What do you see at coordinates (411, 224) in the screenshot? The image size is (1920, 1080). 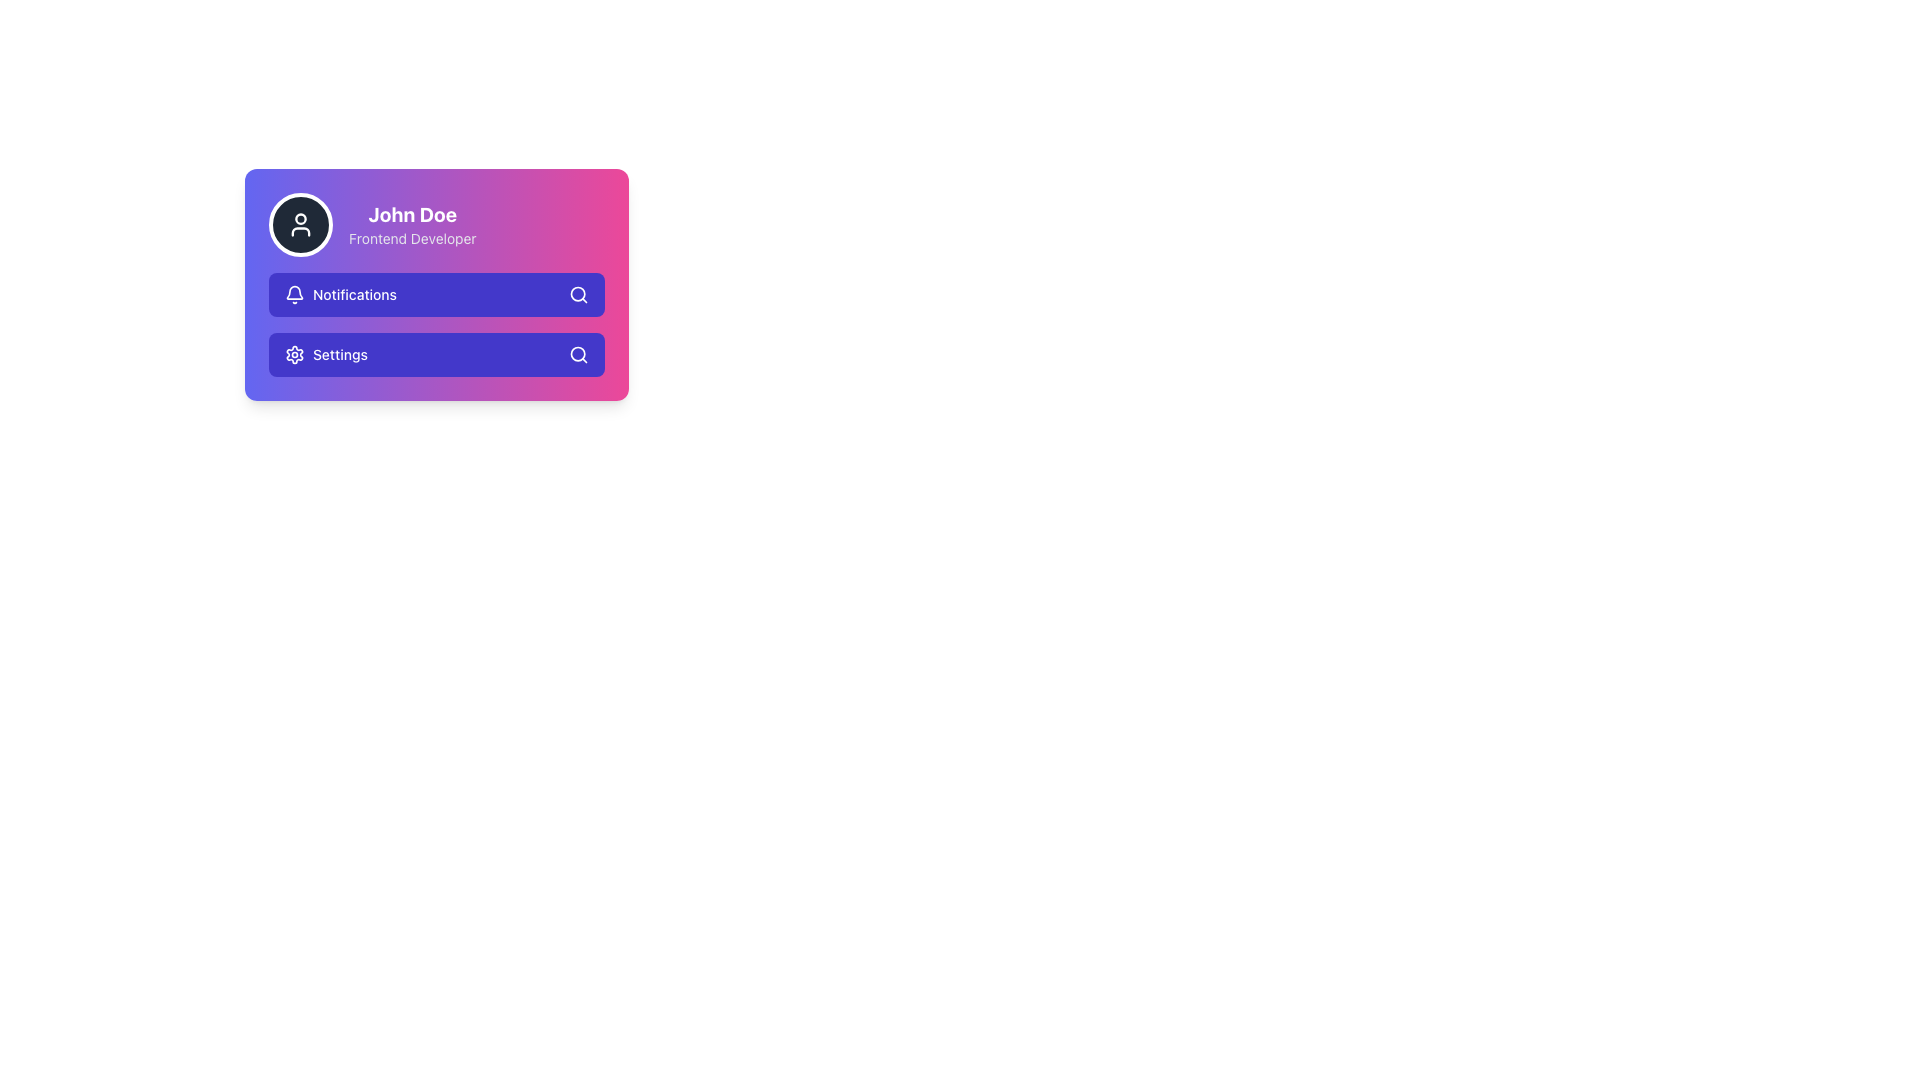 I see `the textual component displaying the name 'John Doe' and the role 'Frontend Developer' within the profile card that has a gradient purple and pink background` at bounding box center [411, 224].